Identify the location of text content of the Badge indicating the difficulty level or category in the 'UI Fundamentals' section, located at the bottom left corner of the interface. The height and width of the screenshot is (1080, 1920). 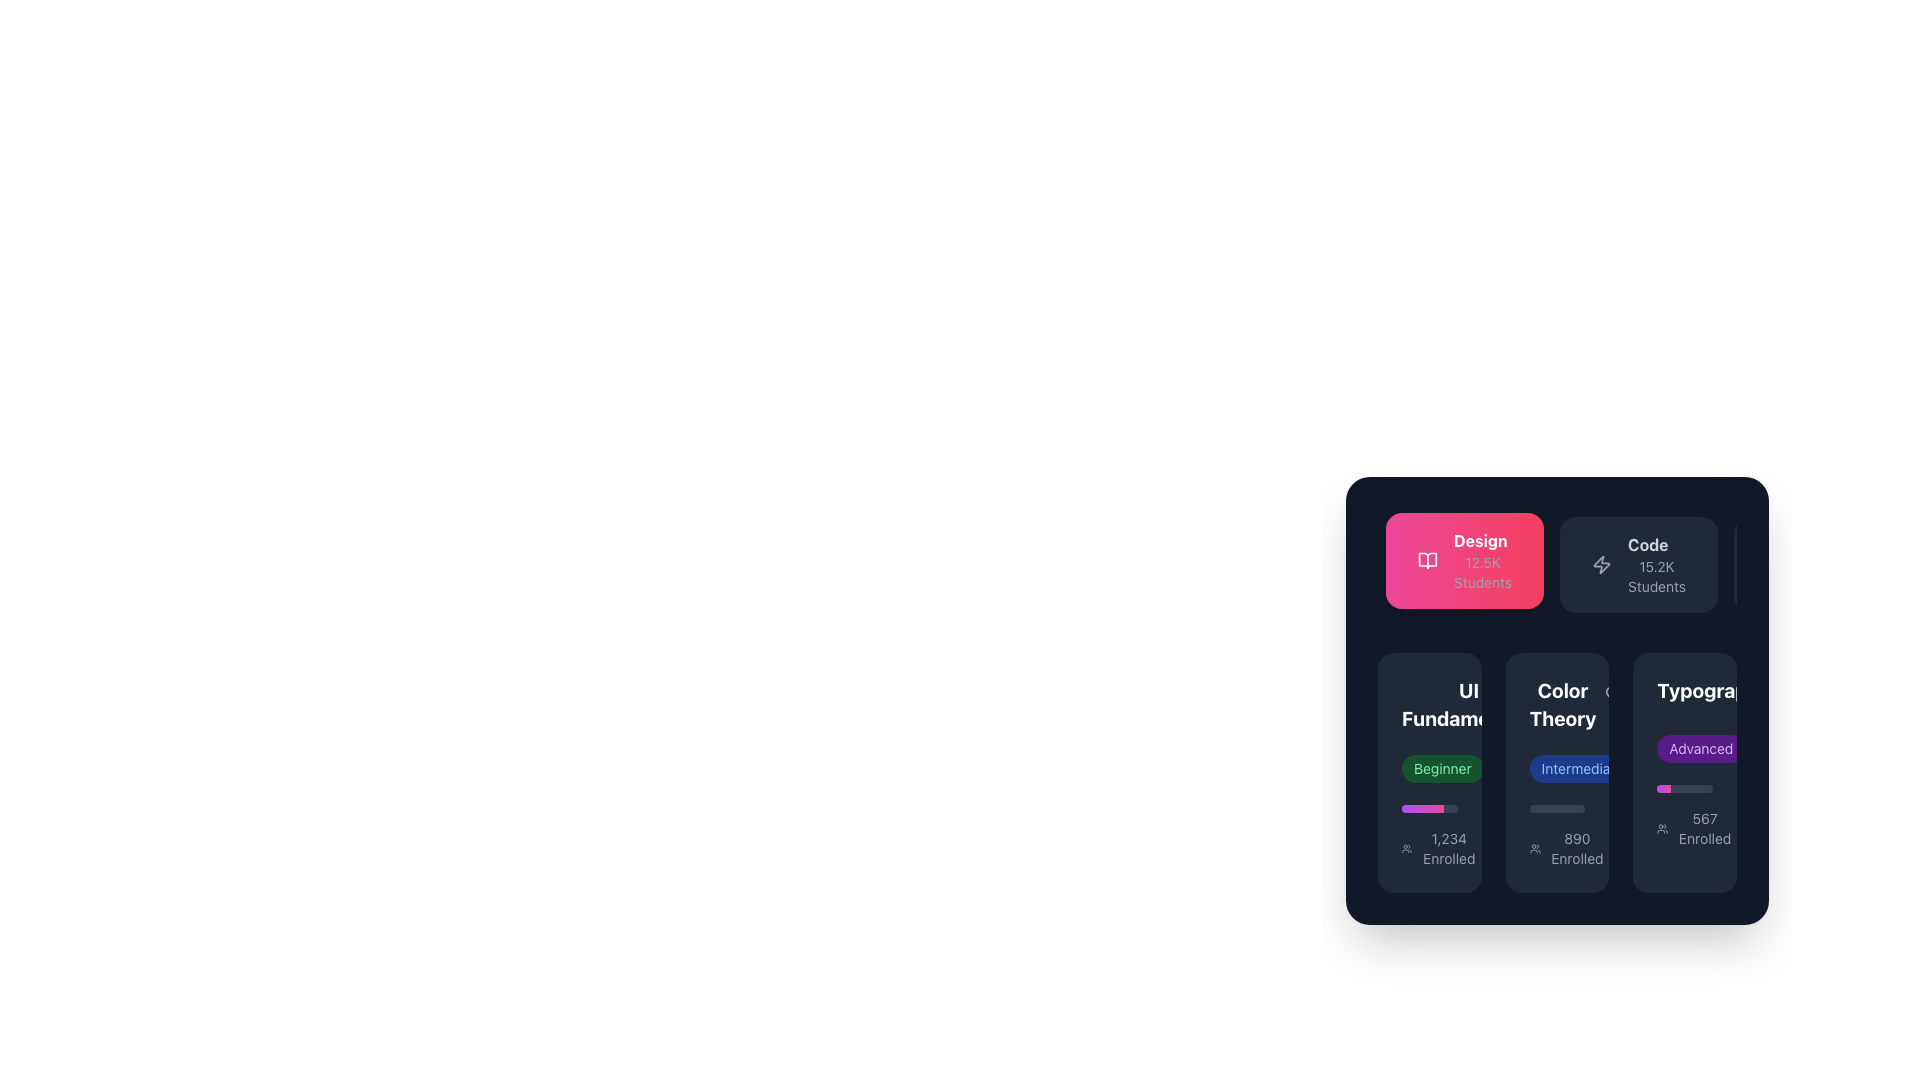
(1442, 767).